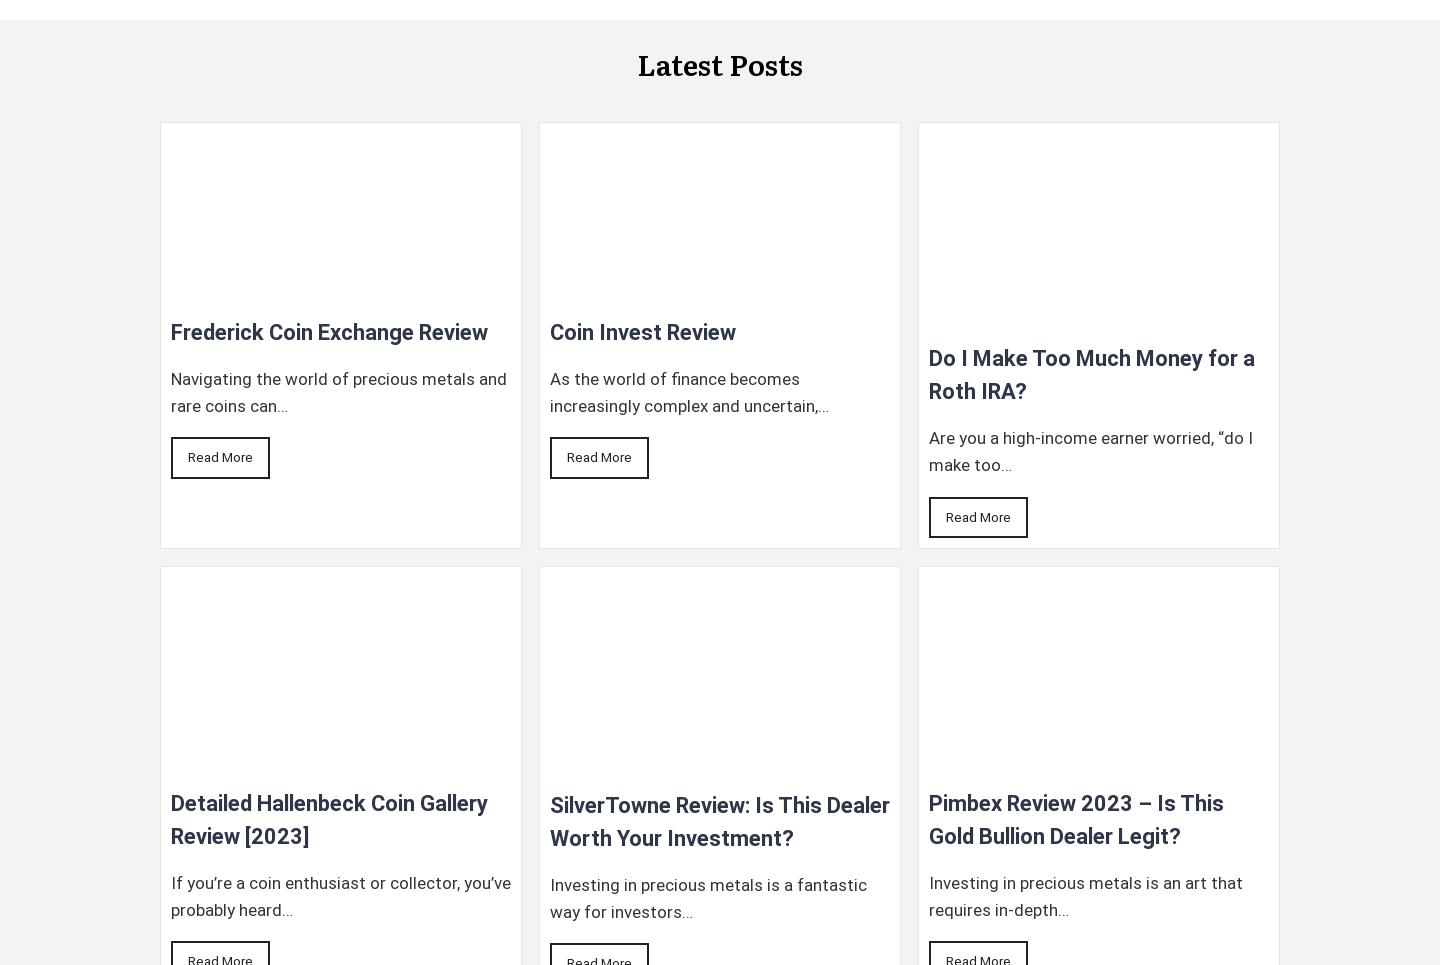 Image resolution: width=1440 pixels, height=965 pixels. I want to click on 'Latest Posts', so click(636, 63).